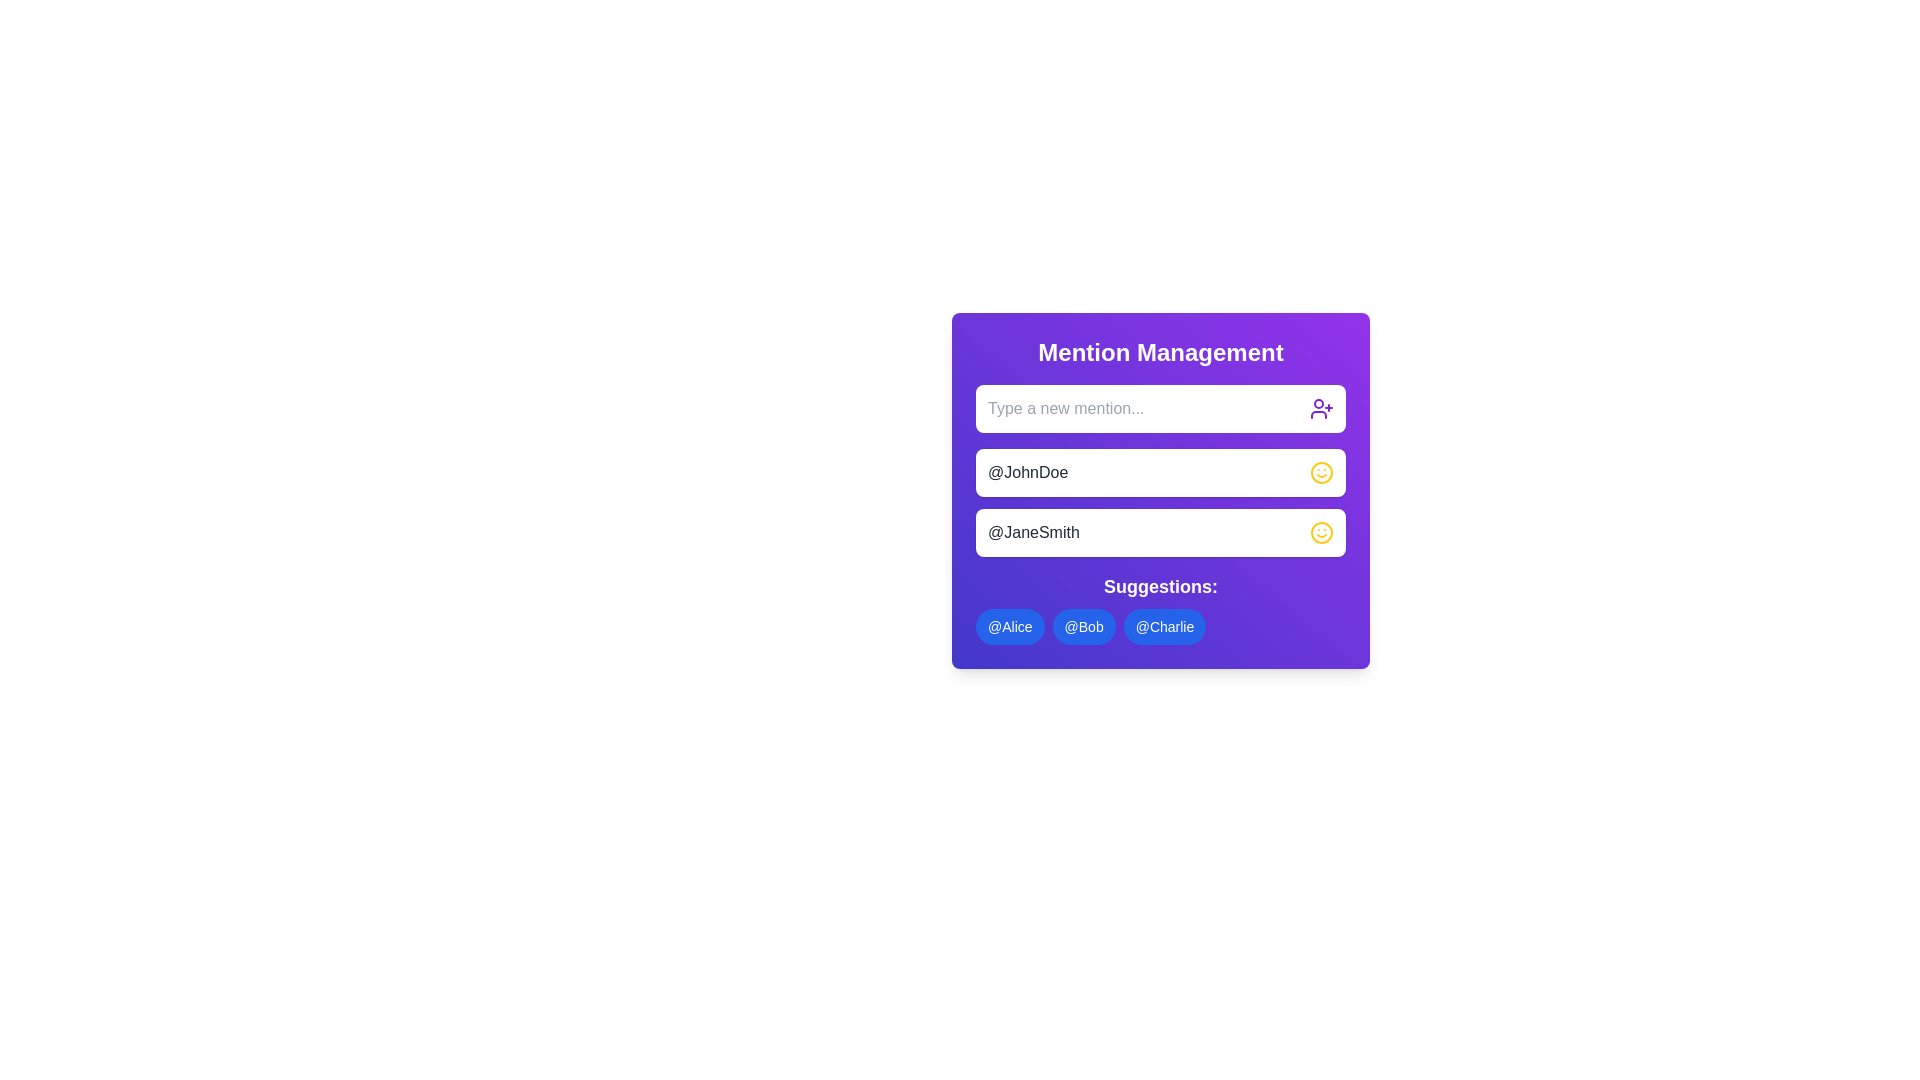  What do you see at coordinates (1321, 531) in the screenshot?
I see `the circular yellow smiley face icon located to the right of the username '@JaneSmith'` at bounding box center [1321, 531].